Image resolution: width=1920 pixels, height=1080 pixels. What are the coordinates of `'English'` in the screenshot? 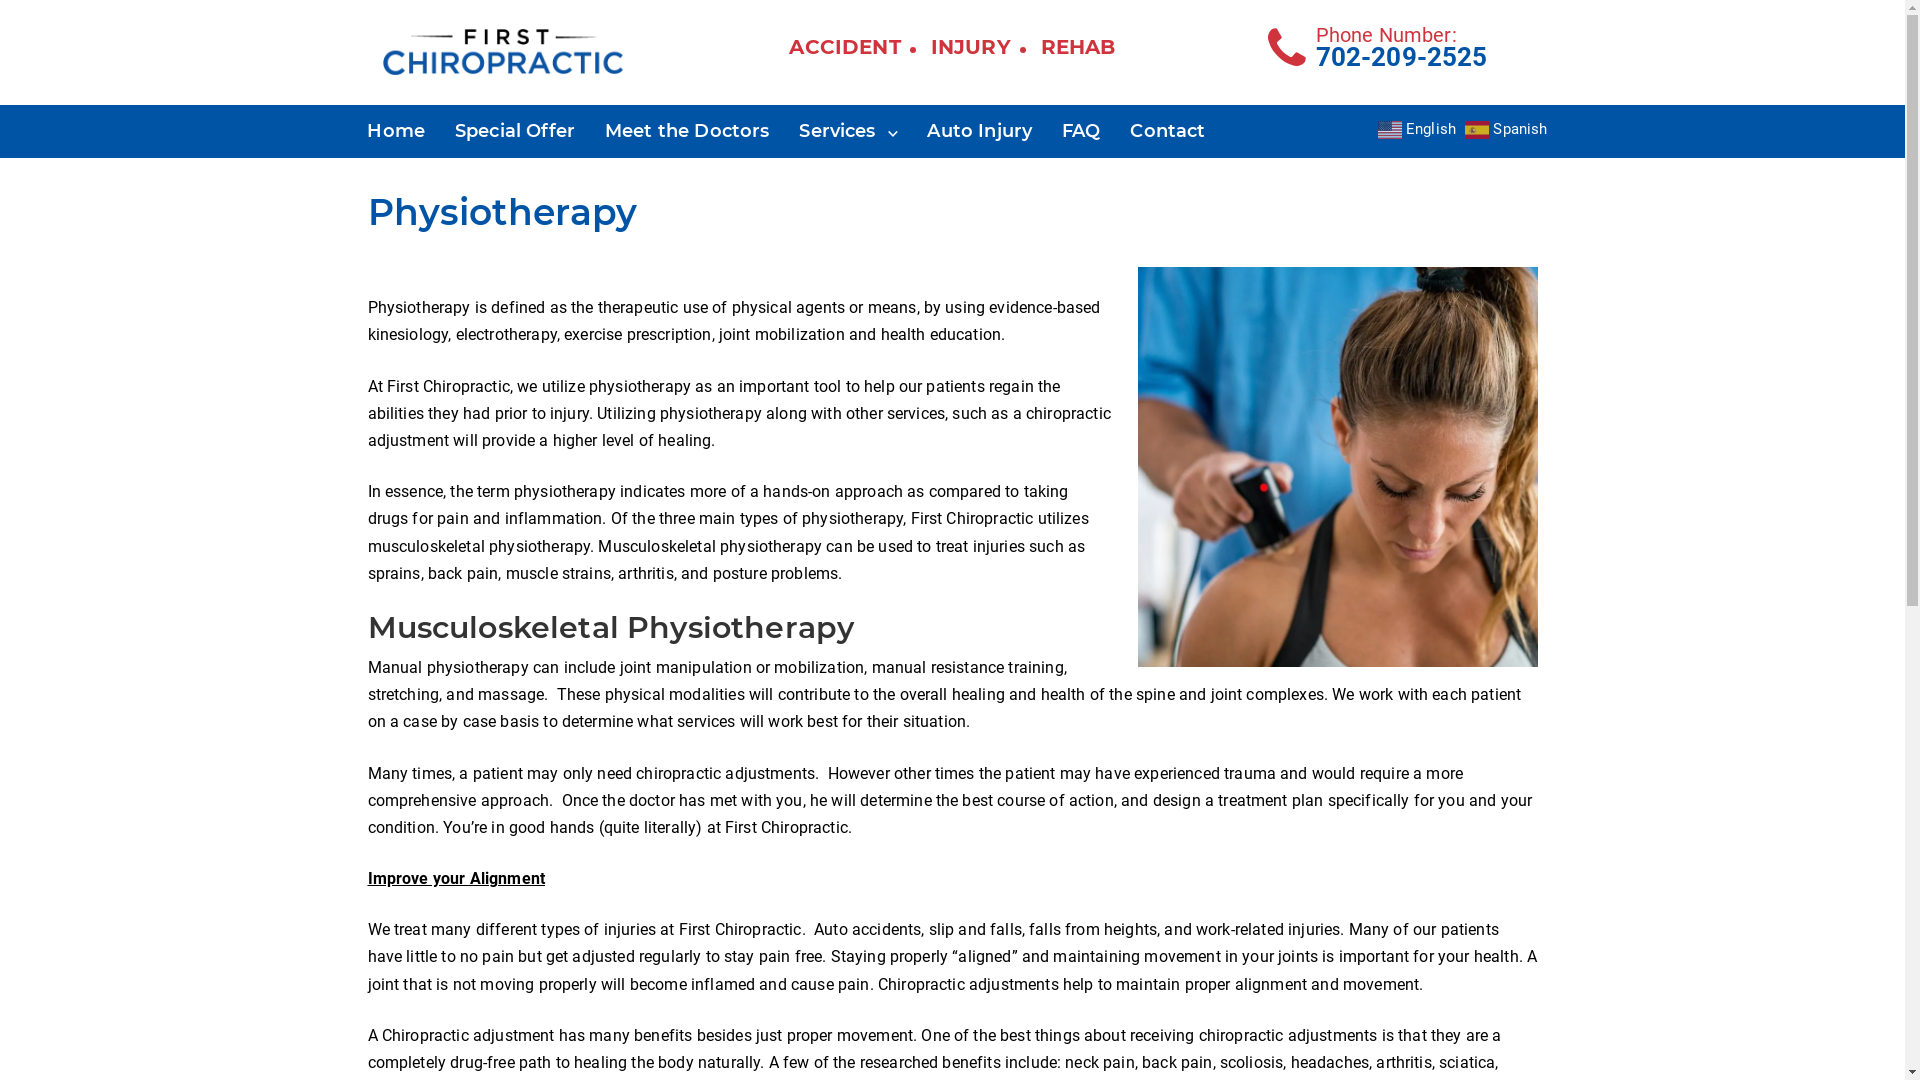 It's located at (1418, 128).